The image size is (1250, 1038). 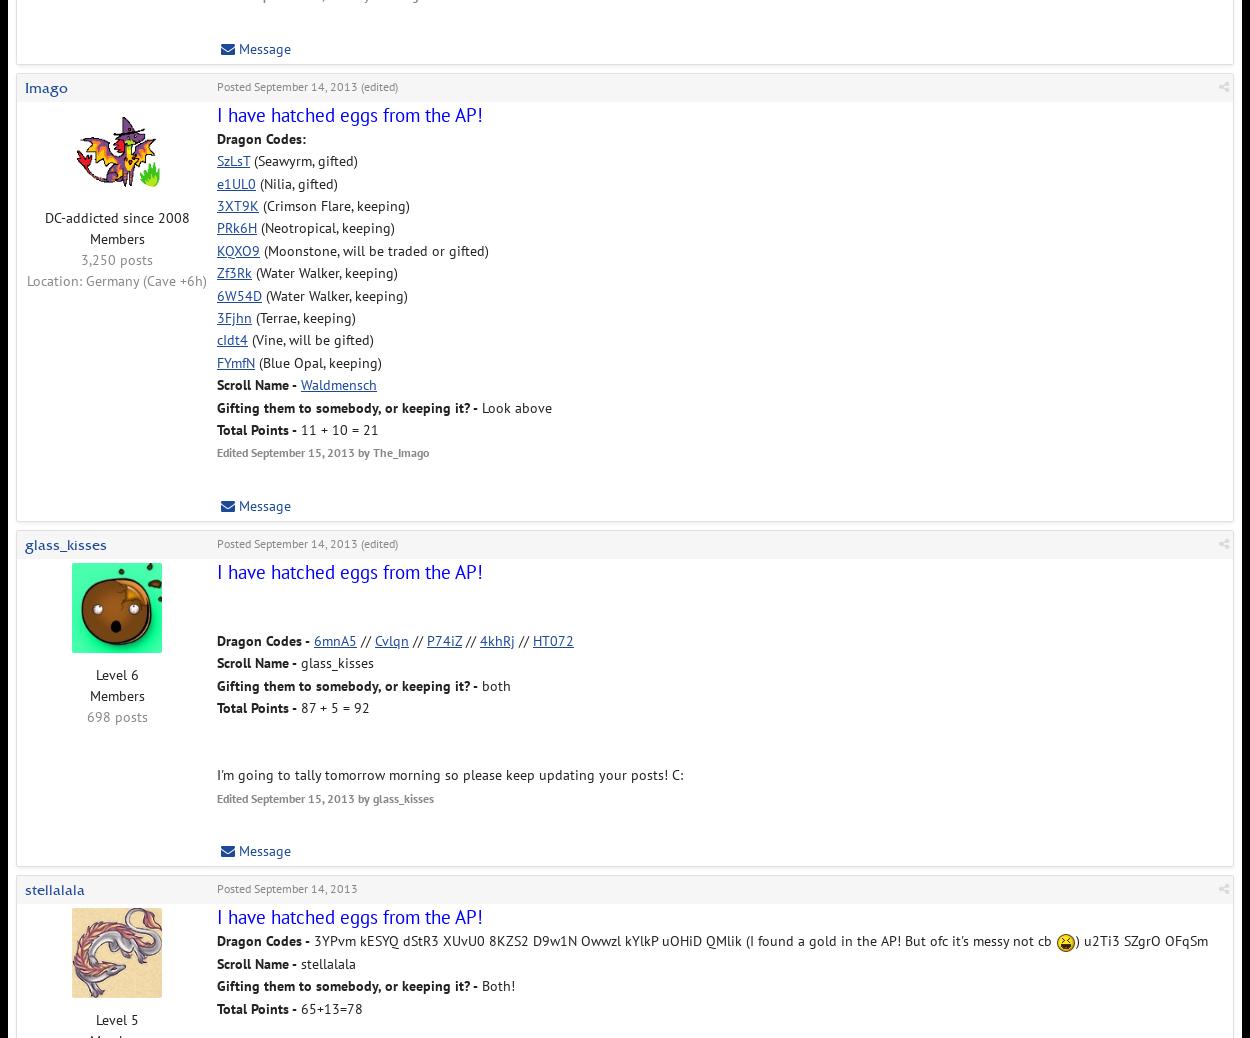 I want to click on 'SzLsT', so click(x=232, y=159).